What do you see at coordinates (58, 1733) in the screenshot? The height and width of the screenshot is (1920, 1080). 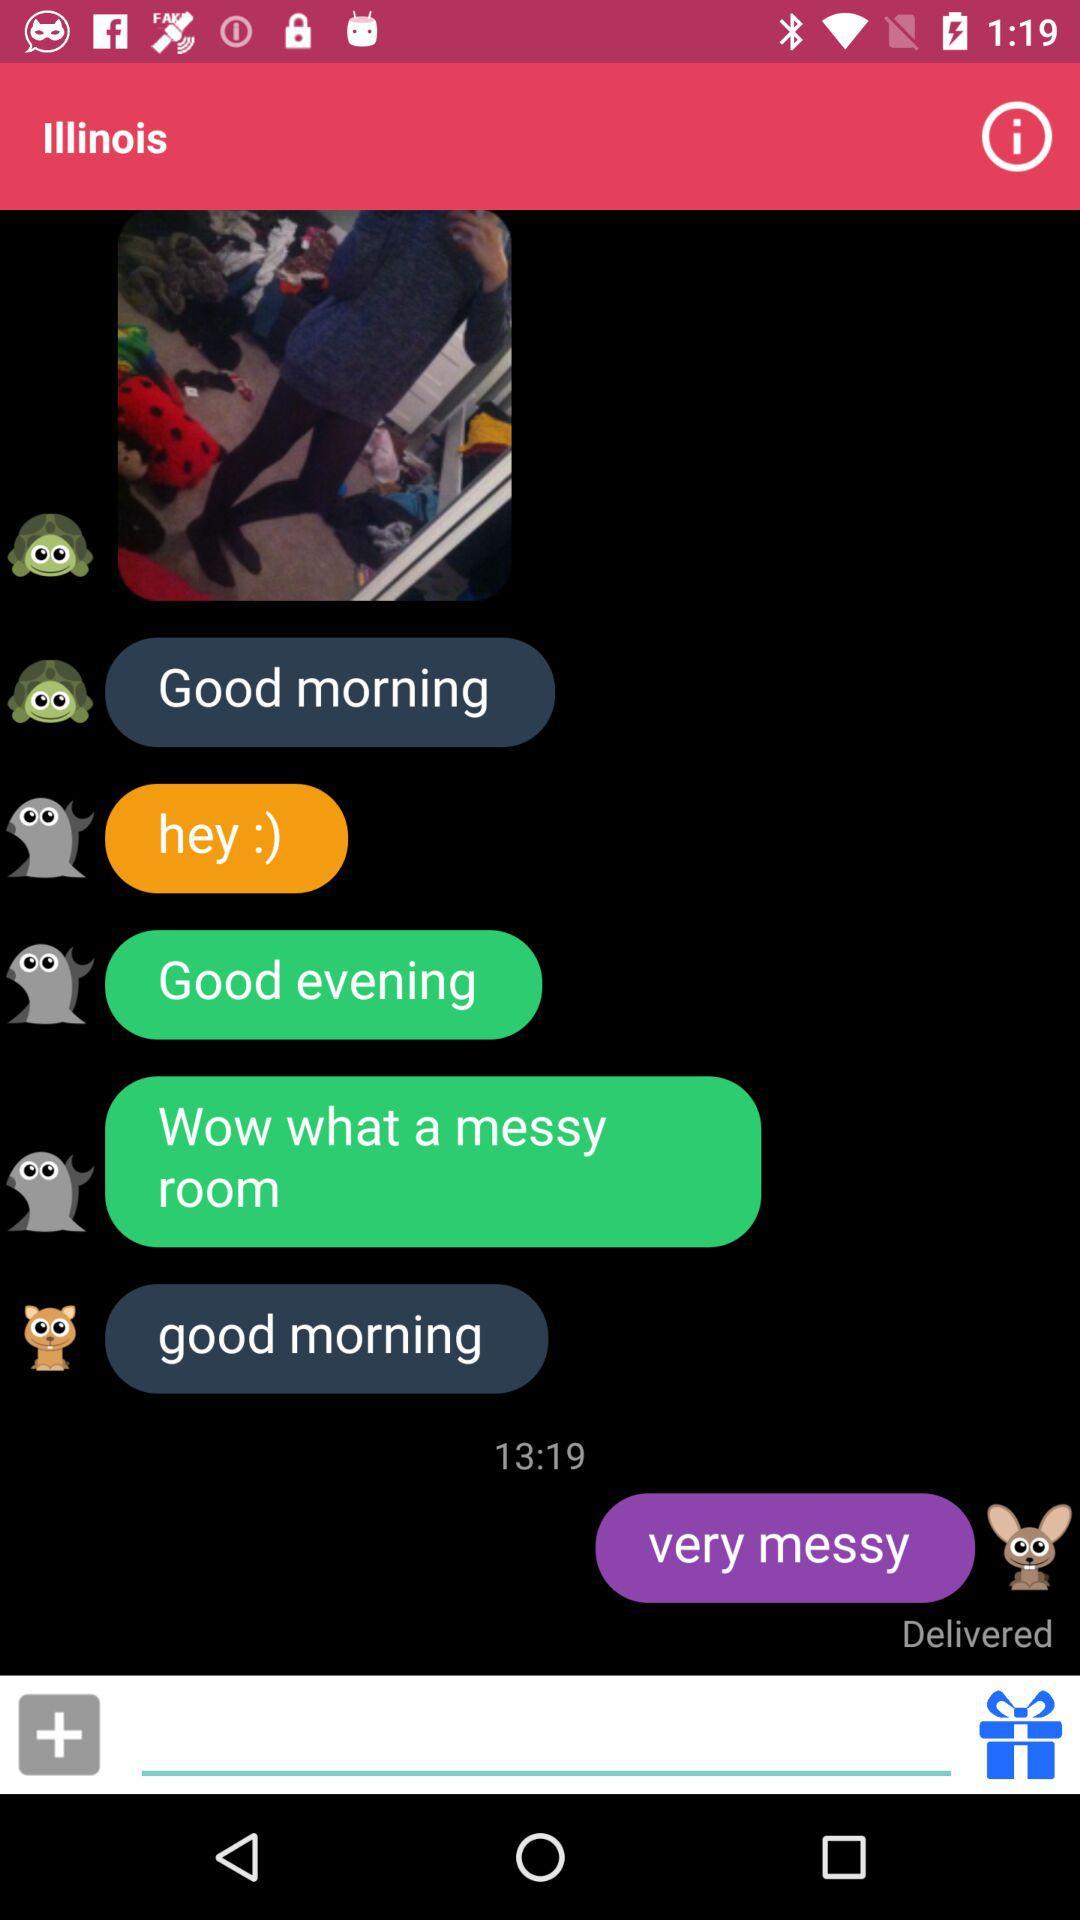 I see `the add icon` at bounding box center [58, 1733].